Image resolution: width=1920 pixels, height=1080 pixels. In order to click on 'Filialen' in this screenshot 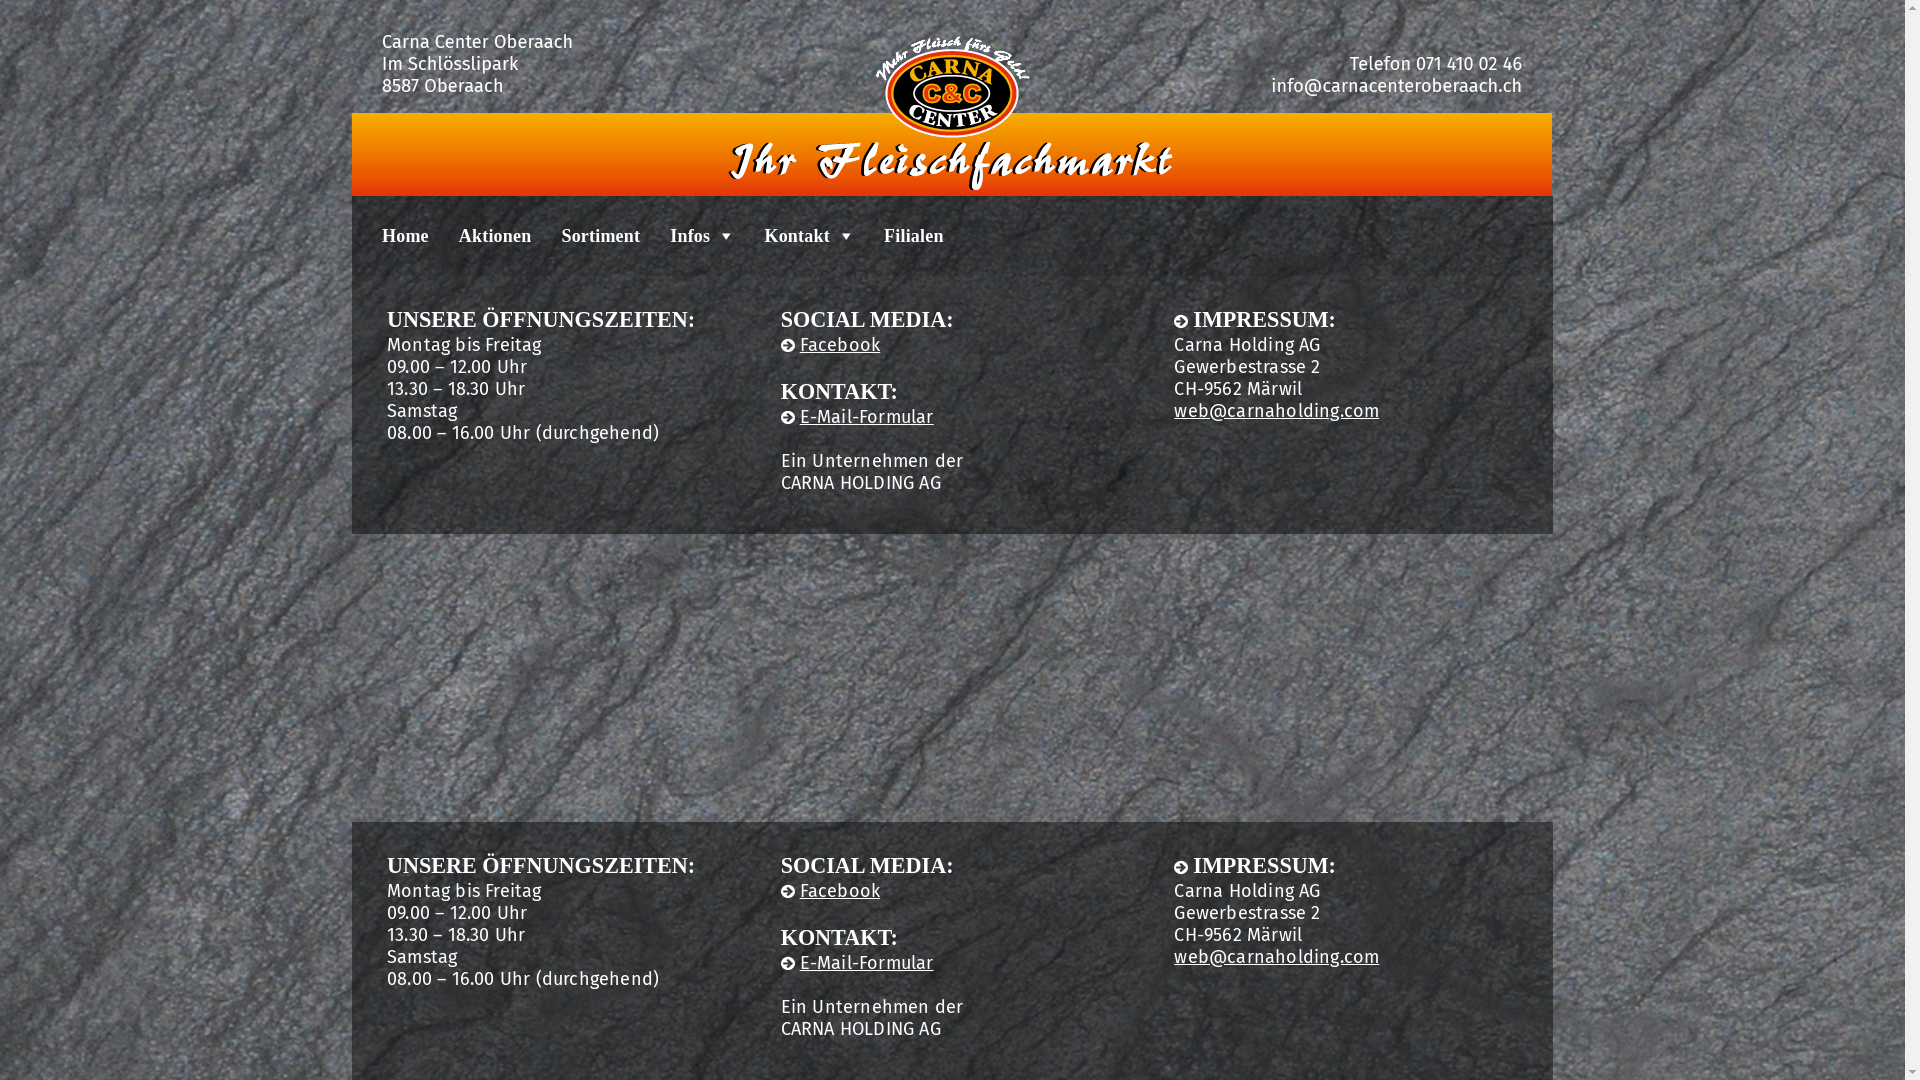, I will do `click(897, 234)`.